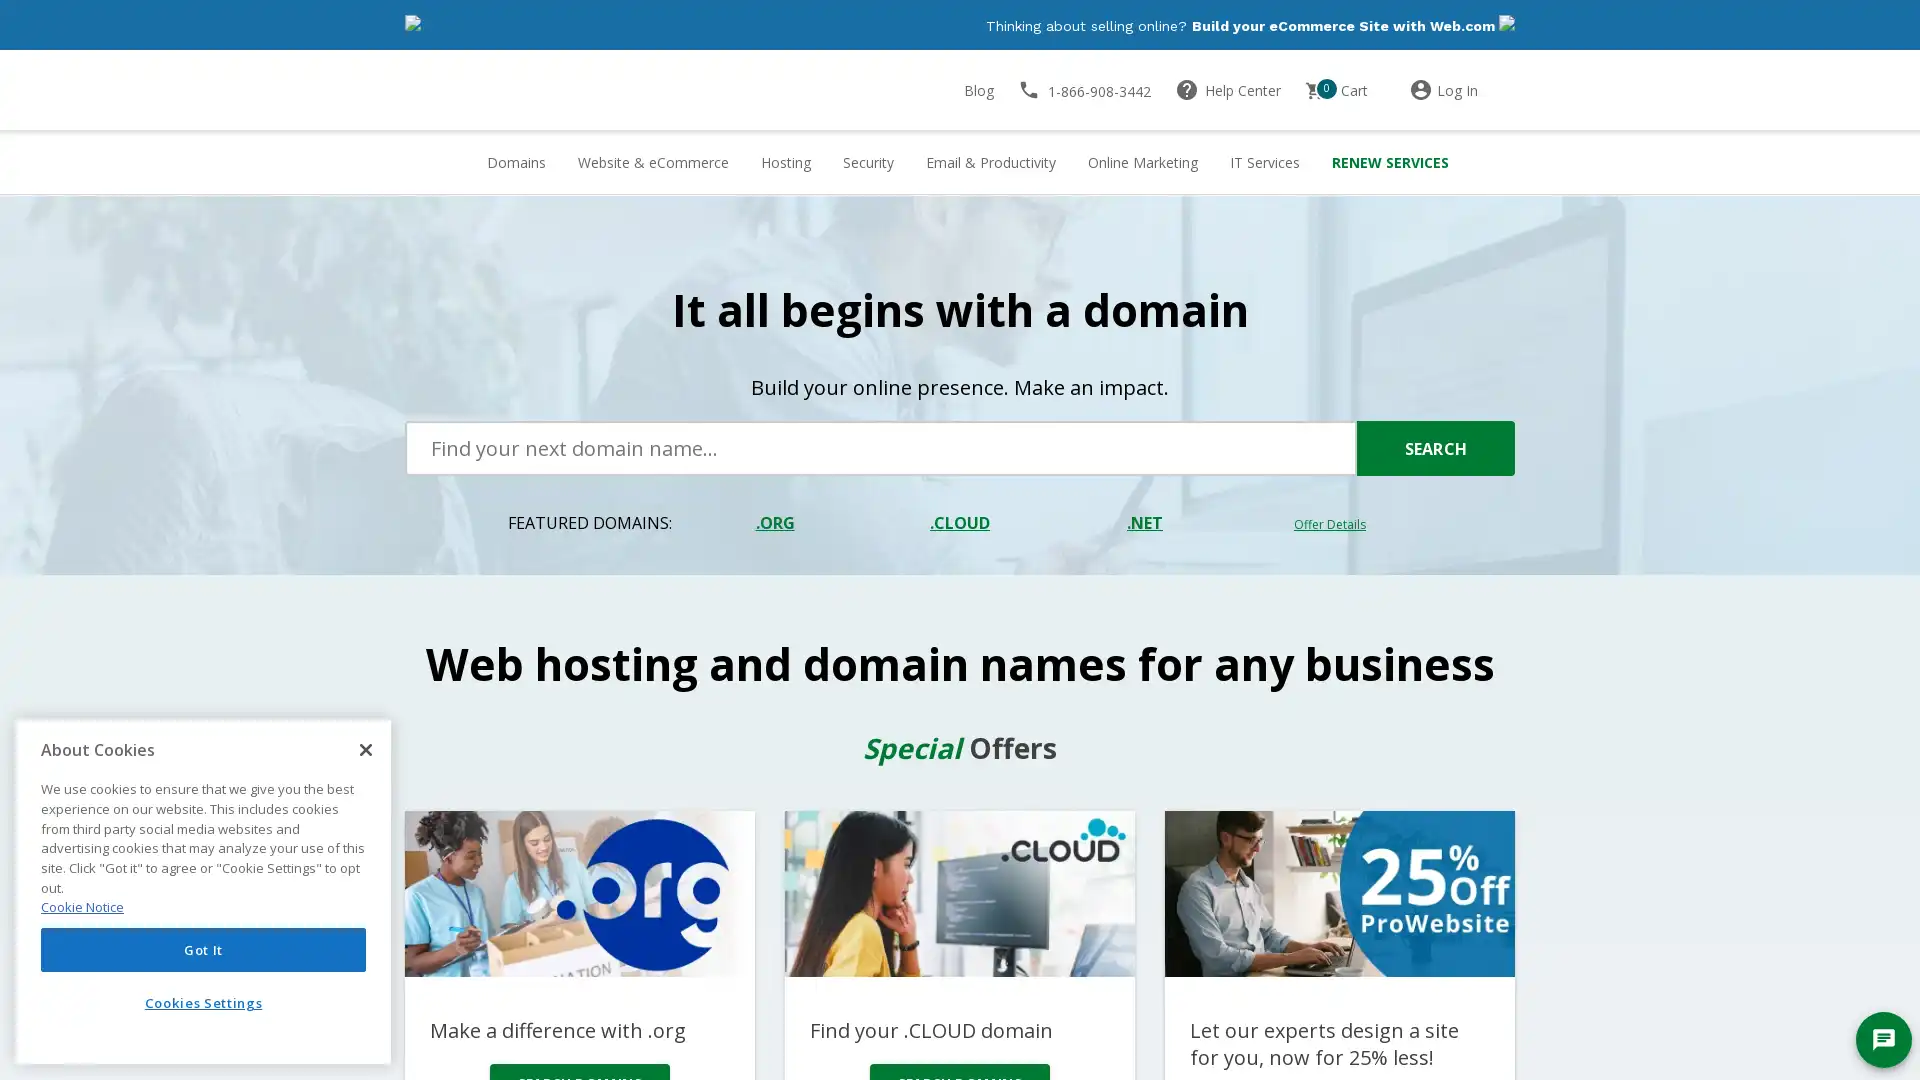  What do you see at coordinates (203, 948) in the screenshot?
I see `Got It` at bounding box center [203, 948].